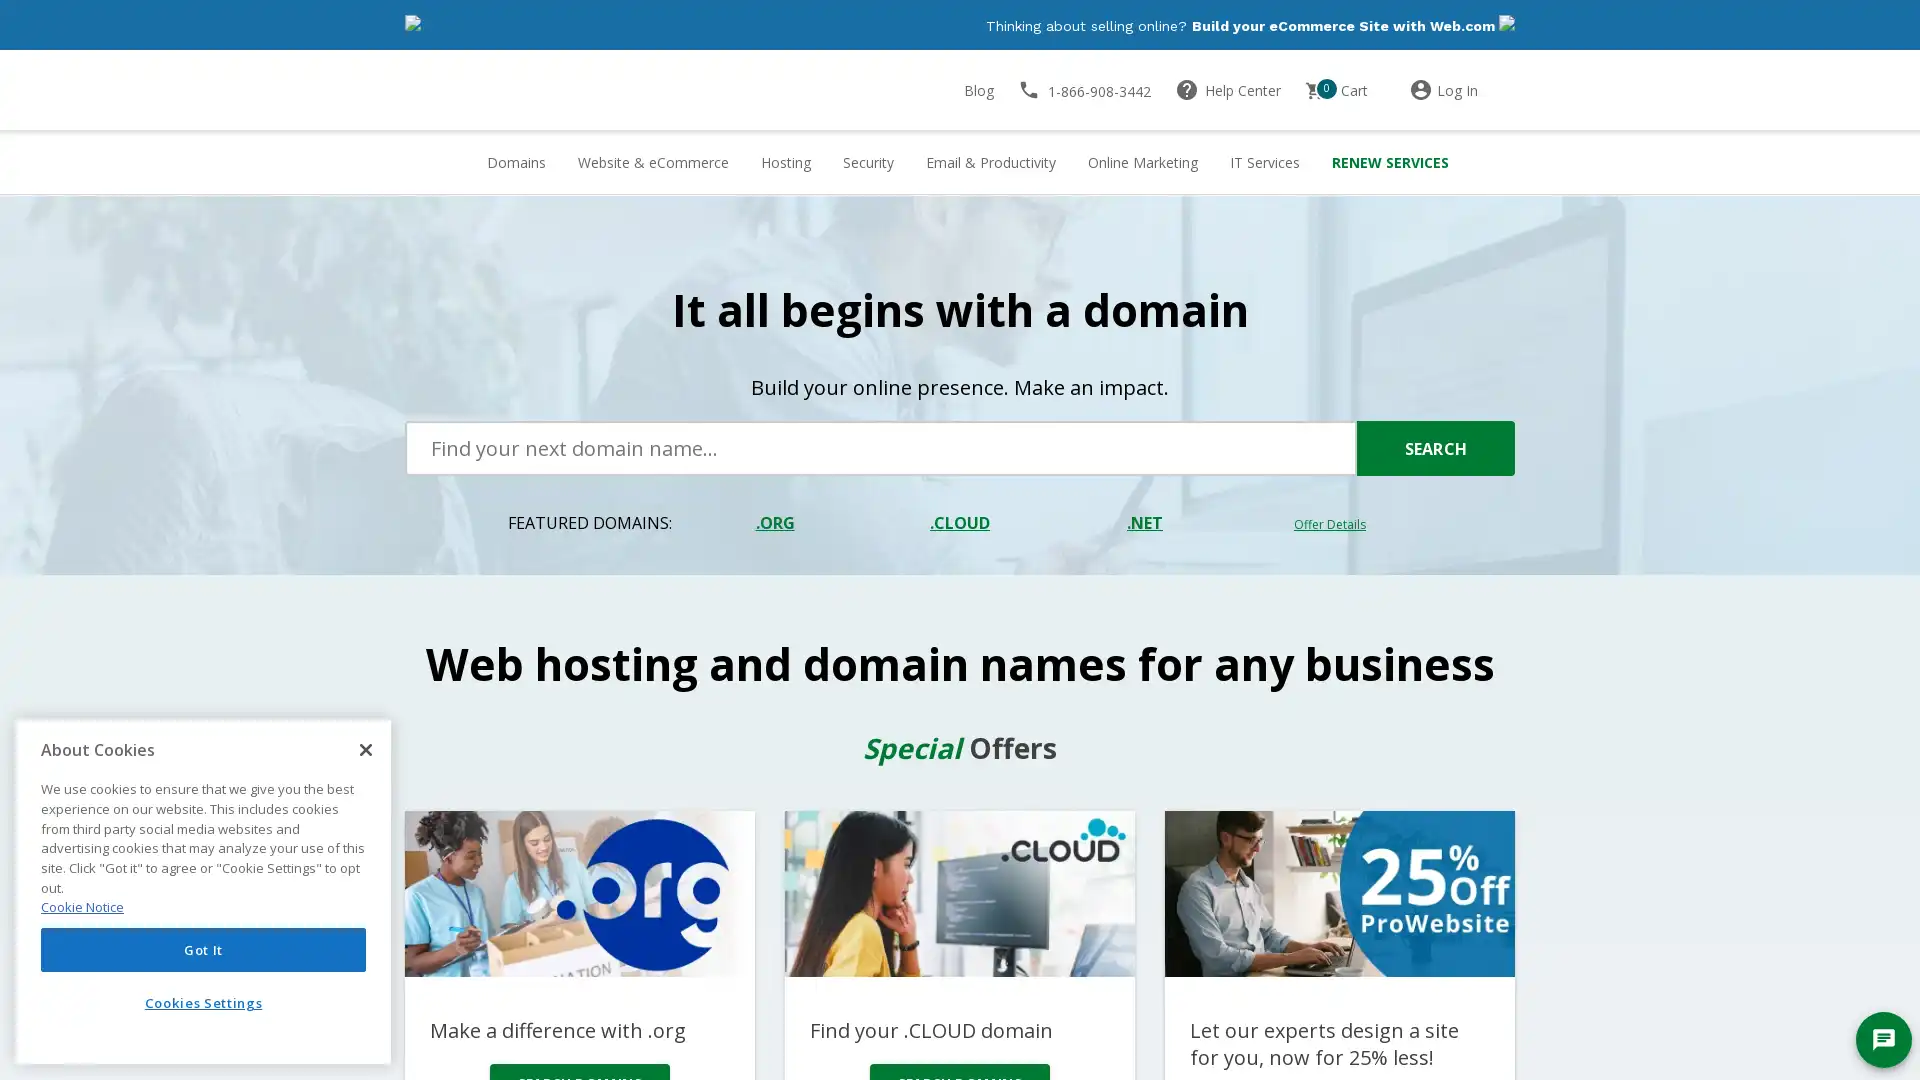  What do you see at coordinates (203, 948) in the screenshot?
I see `Got It` at bounding box center [203, 948].